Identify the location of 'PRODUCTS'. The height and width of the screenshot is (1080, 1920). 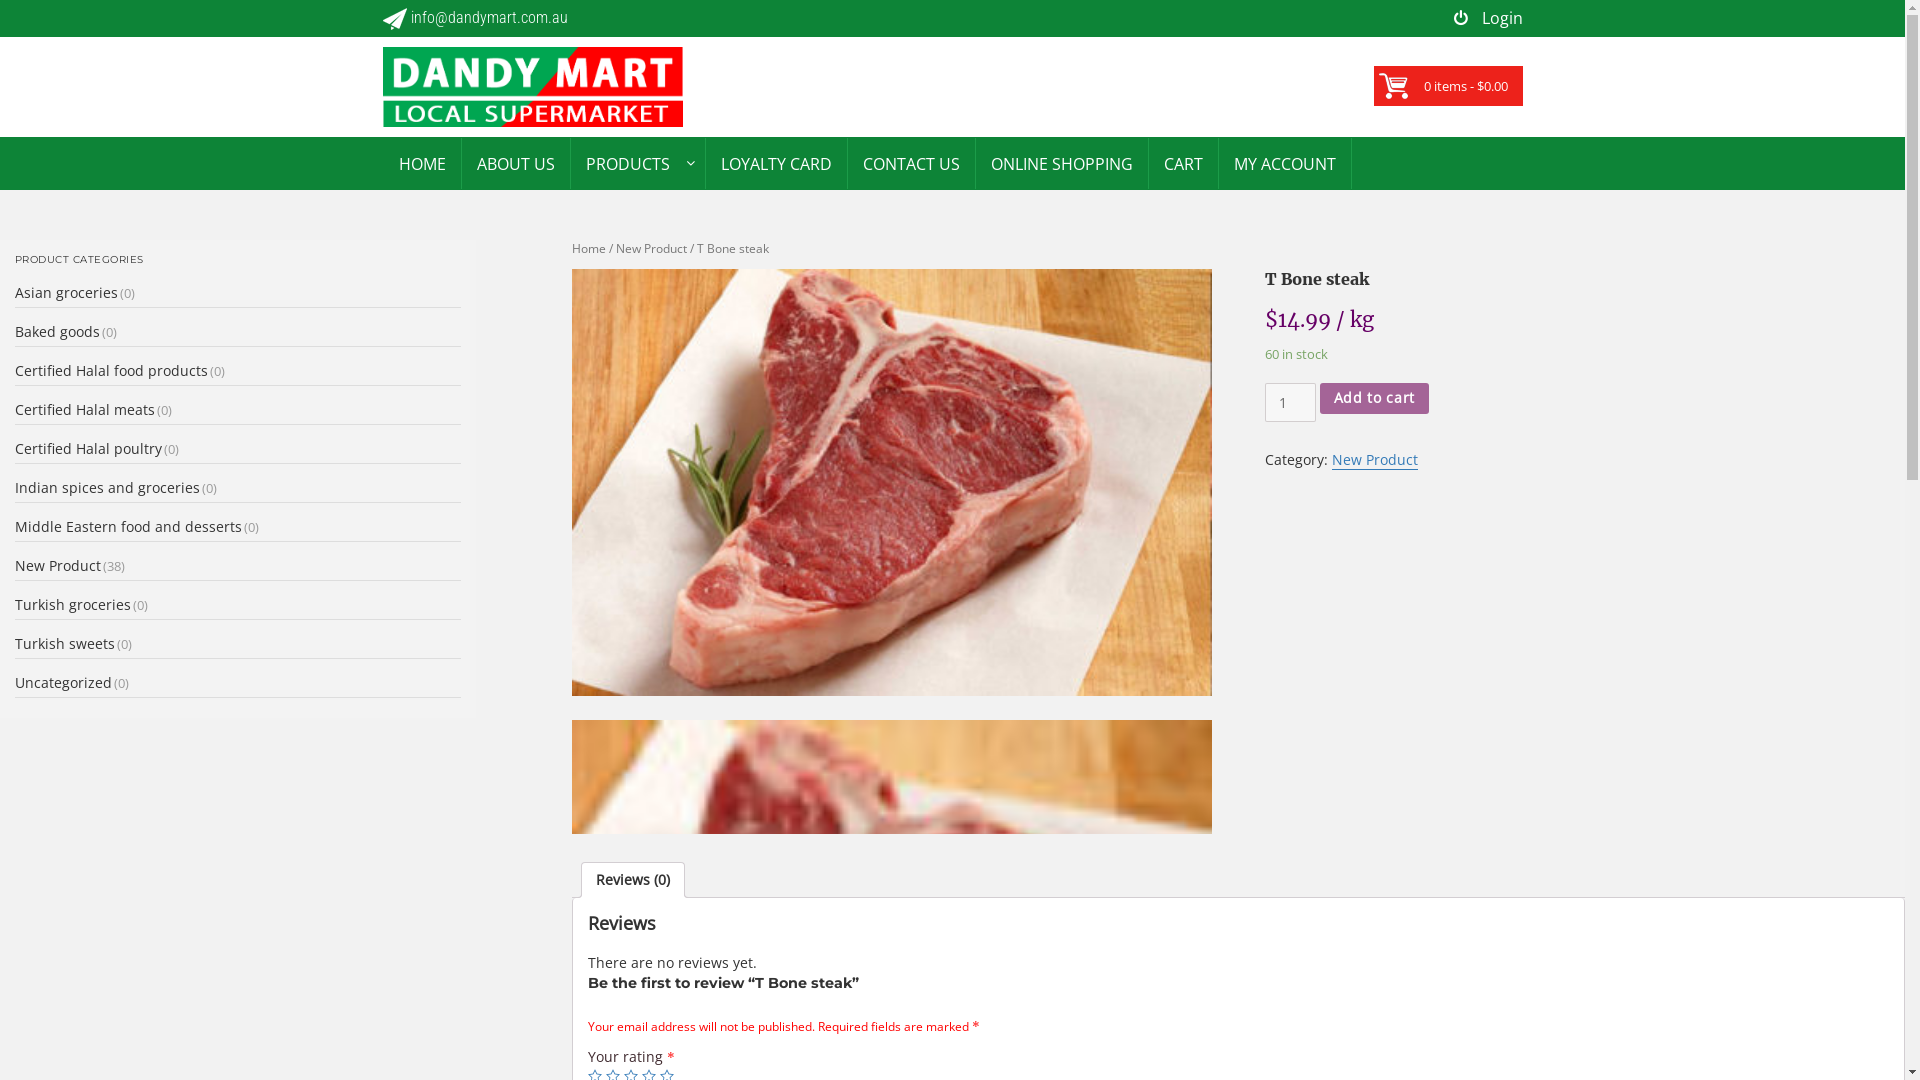
(626, 162).